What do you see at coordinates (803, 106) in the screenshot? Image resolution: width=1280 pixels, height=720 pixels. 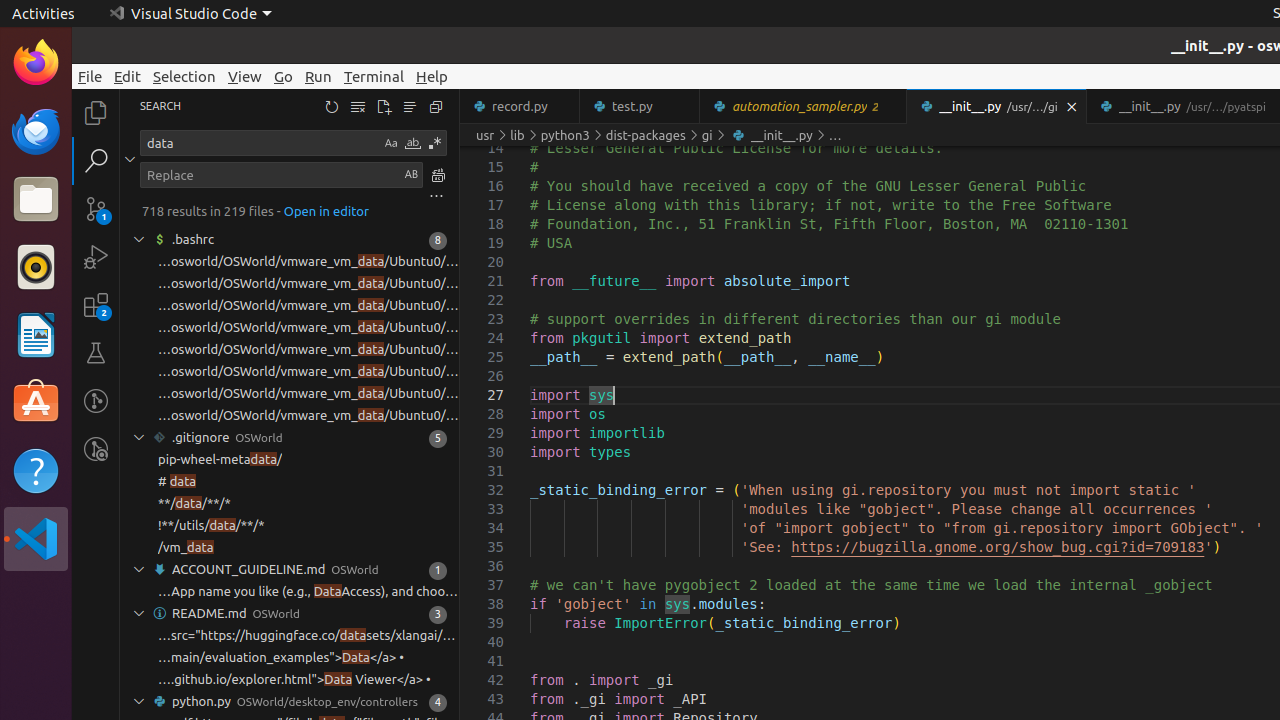 I see `'automation_sampler.py, preview'` at bounding box center [803, 106].